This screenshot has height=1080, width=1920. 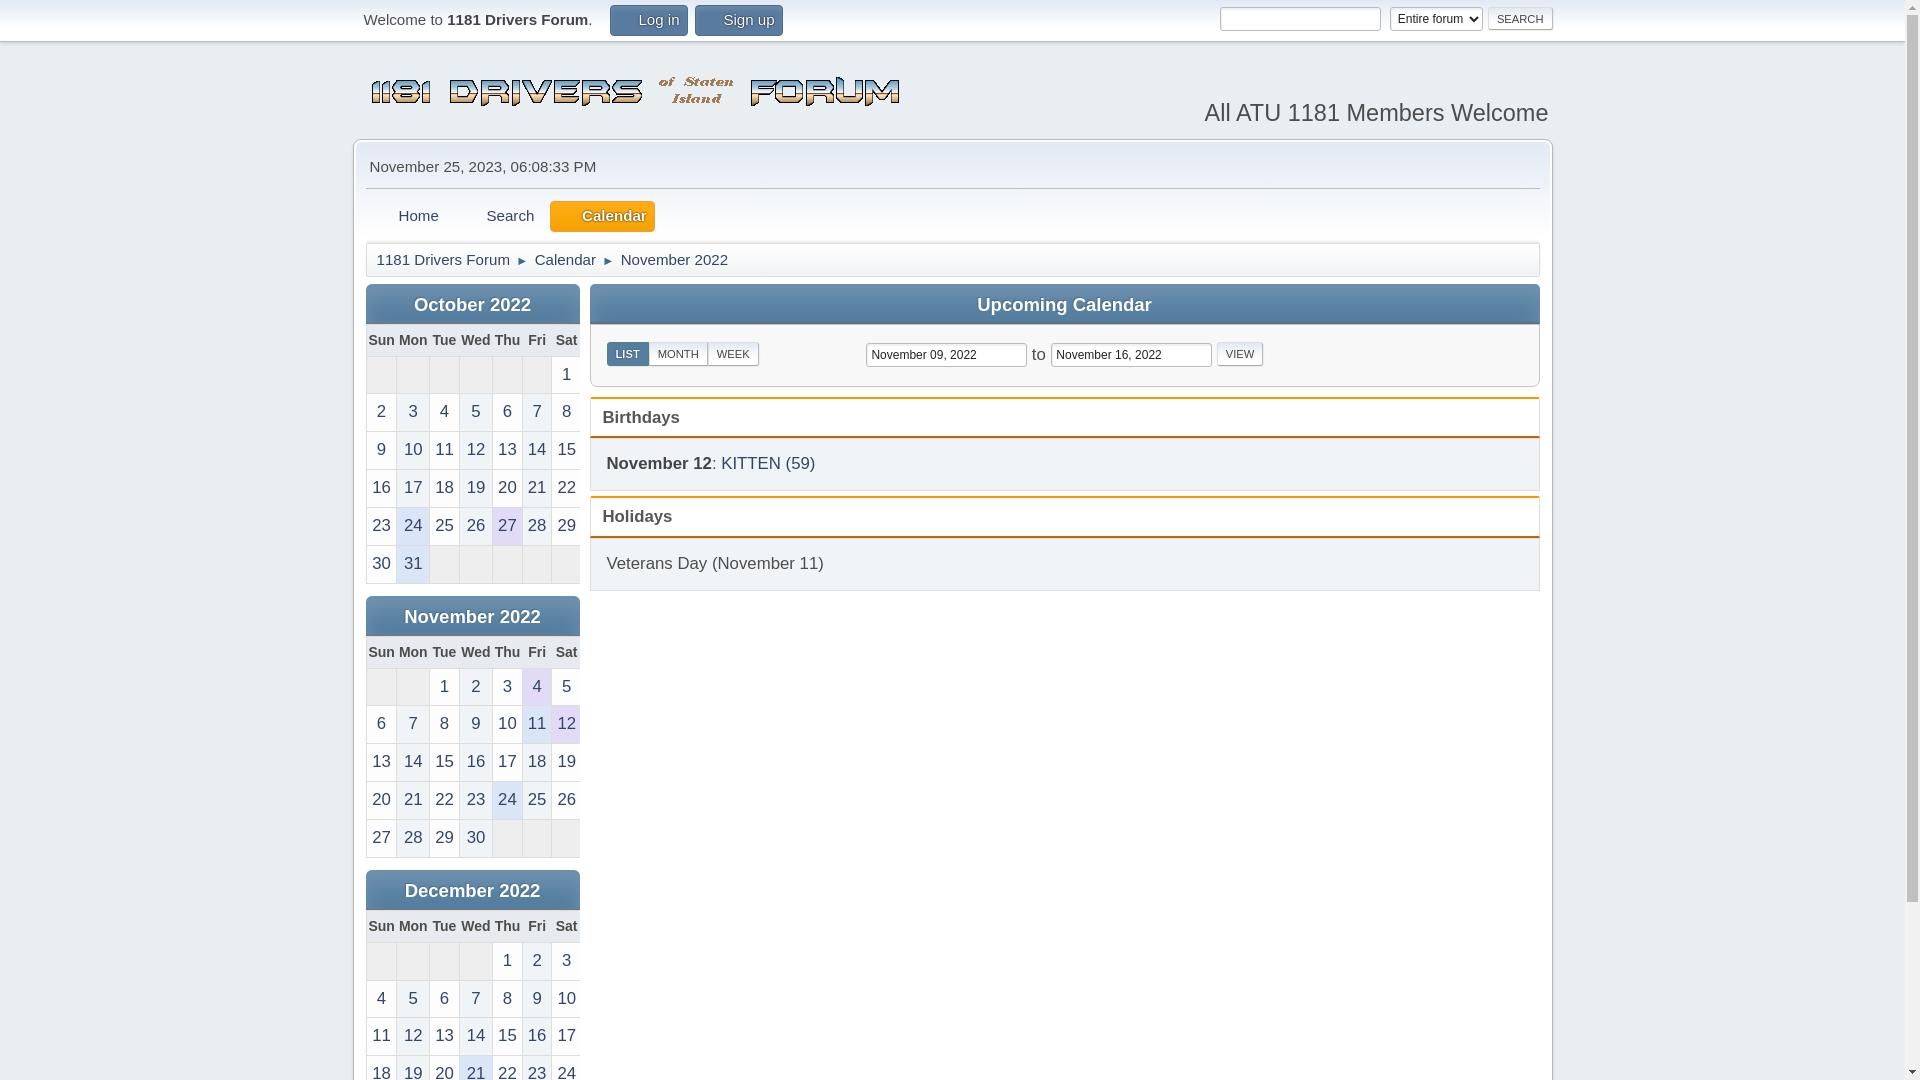 I want to click on '1', so click(x=443, y=686).